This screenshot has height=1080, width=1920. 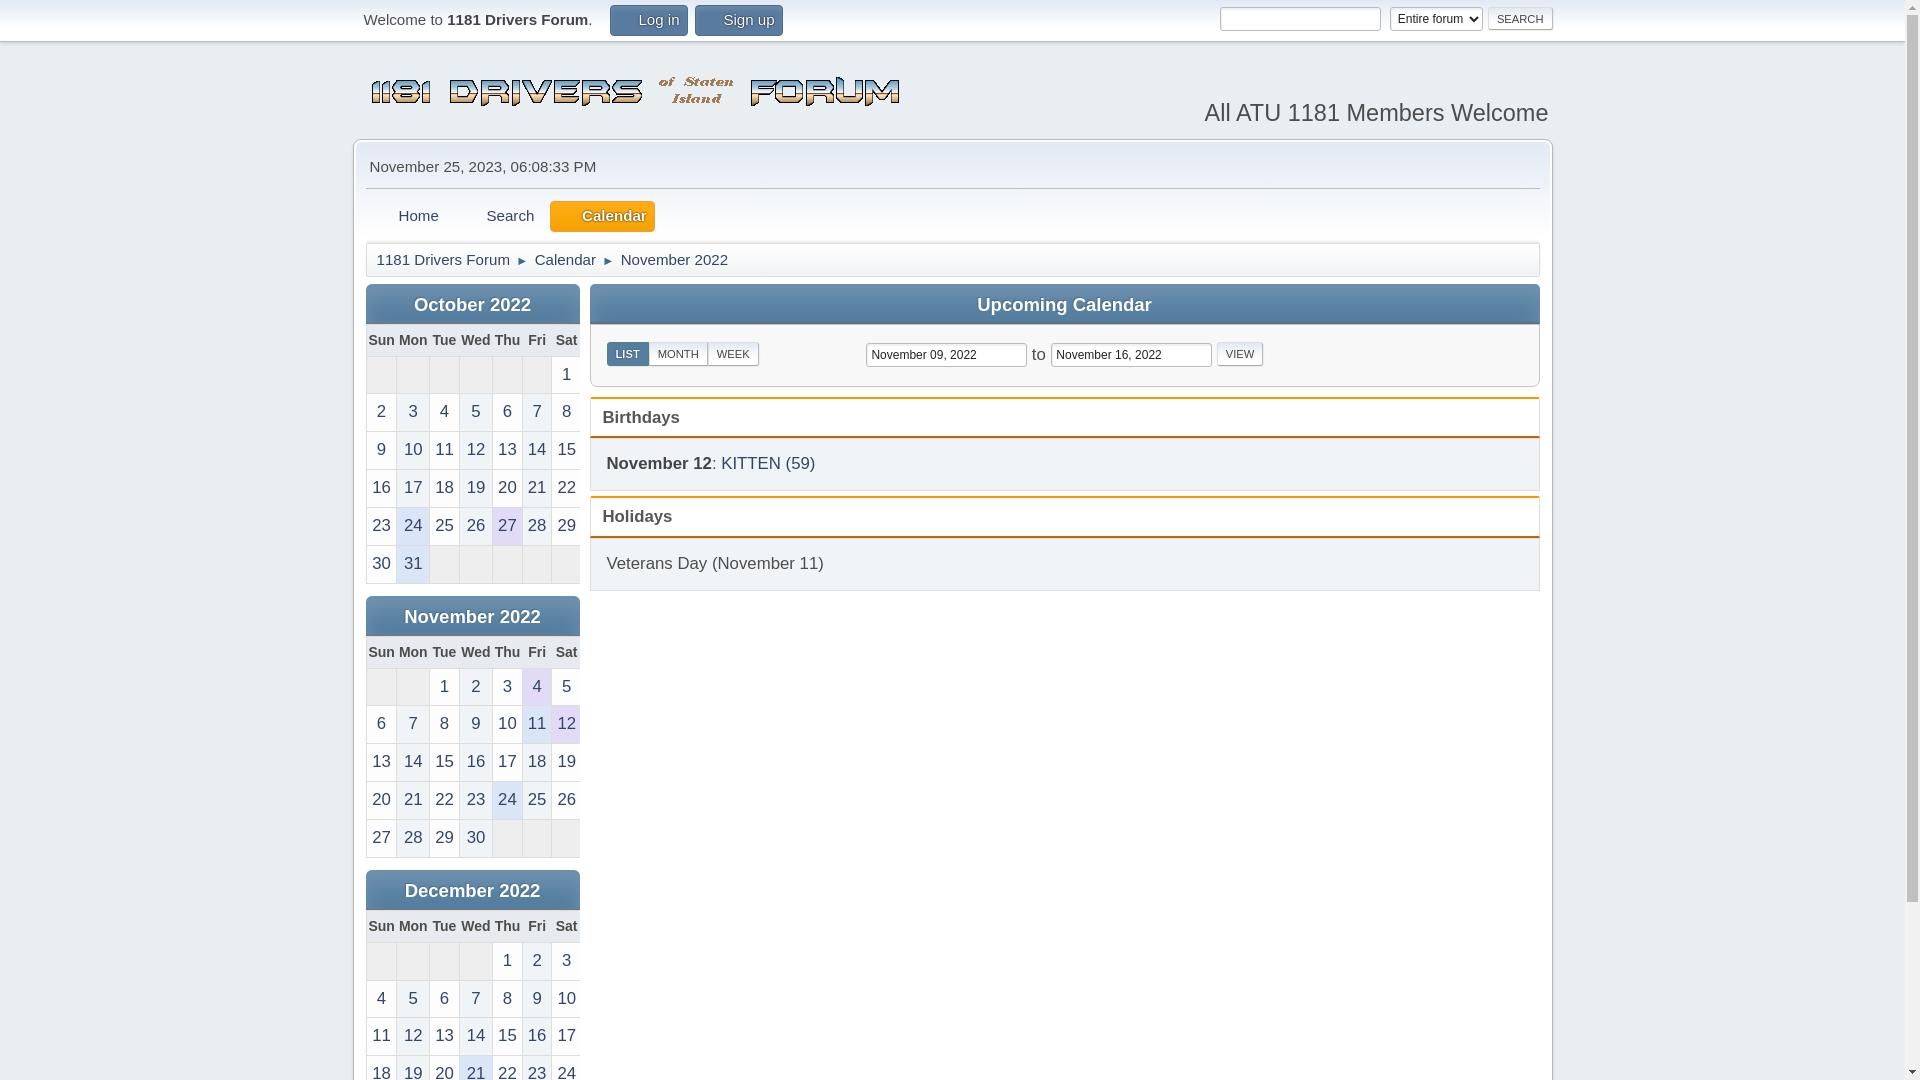 I want to click on '1', so click(x=443, y=686).